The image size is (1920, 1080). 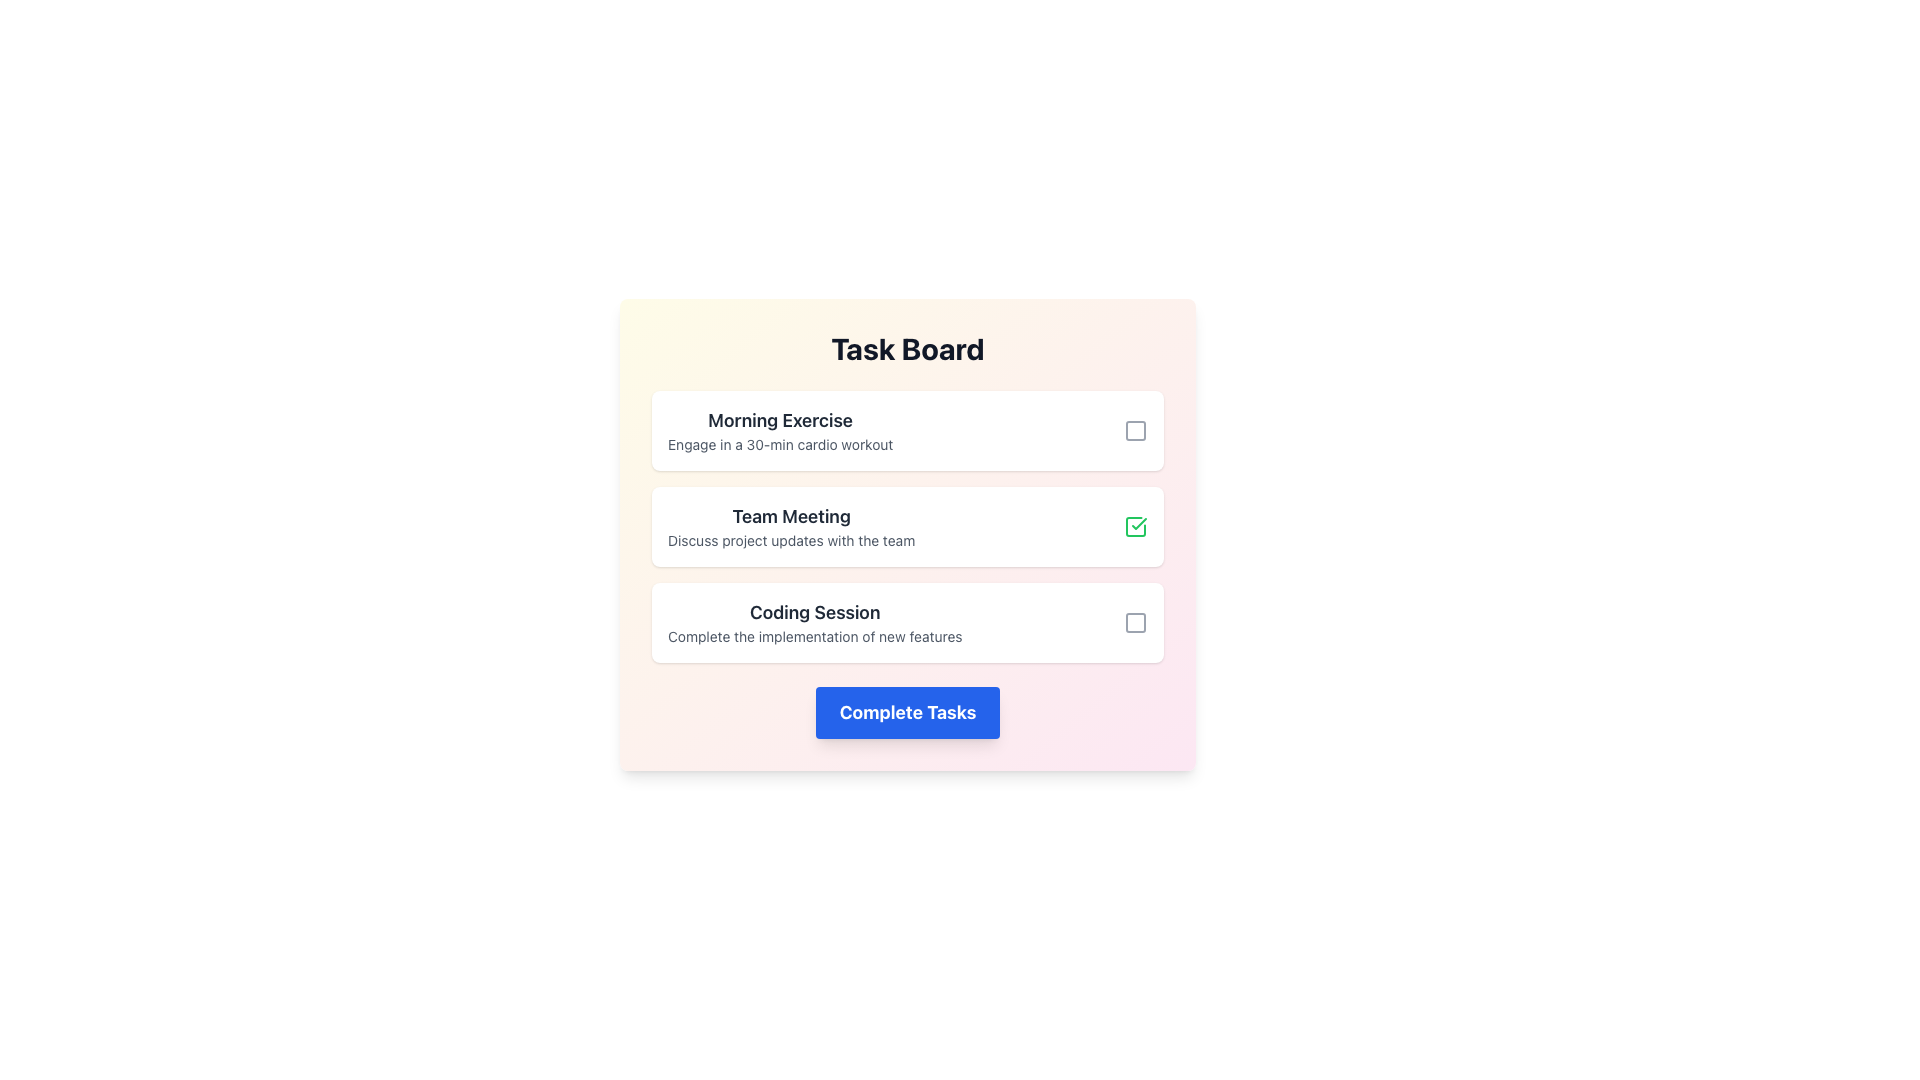 I want to click on the text label that reads 'Coding Session' in bold, larger font, located in the third task entry of a vertical task list, so click(x=815, y=612).